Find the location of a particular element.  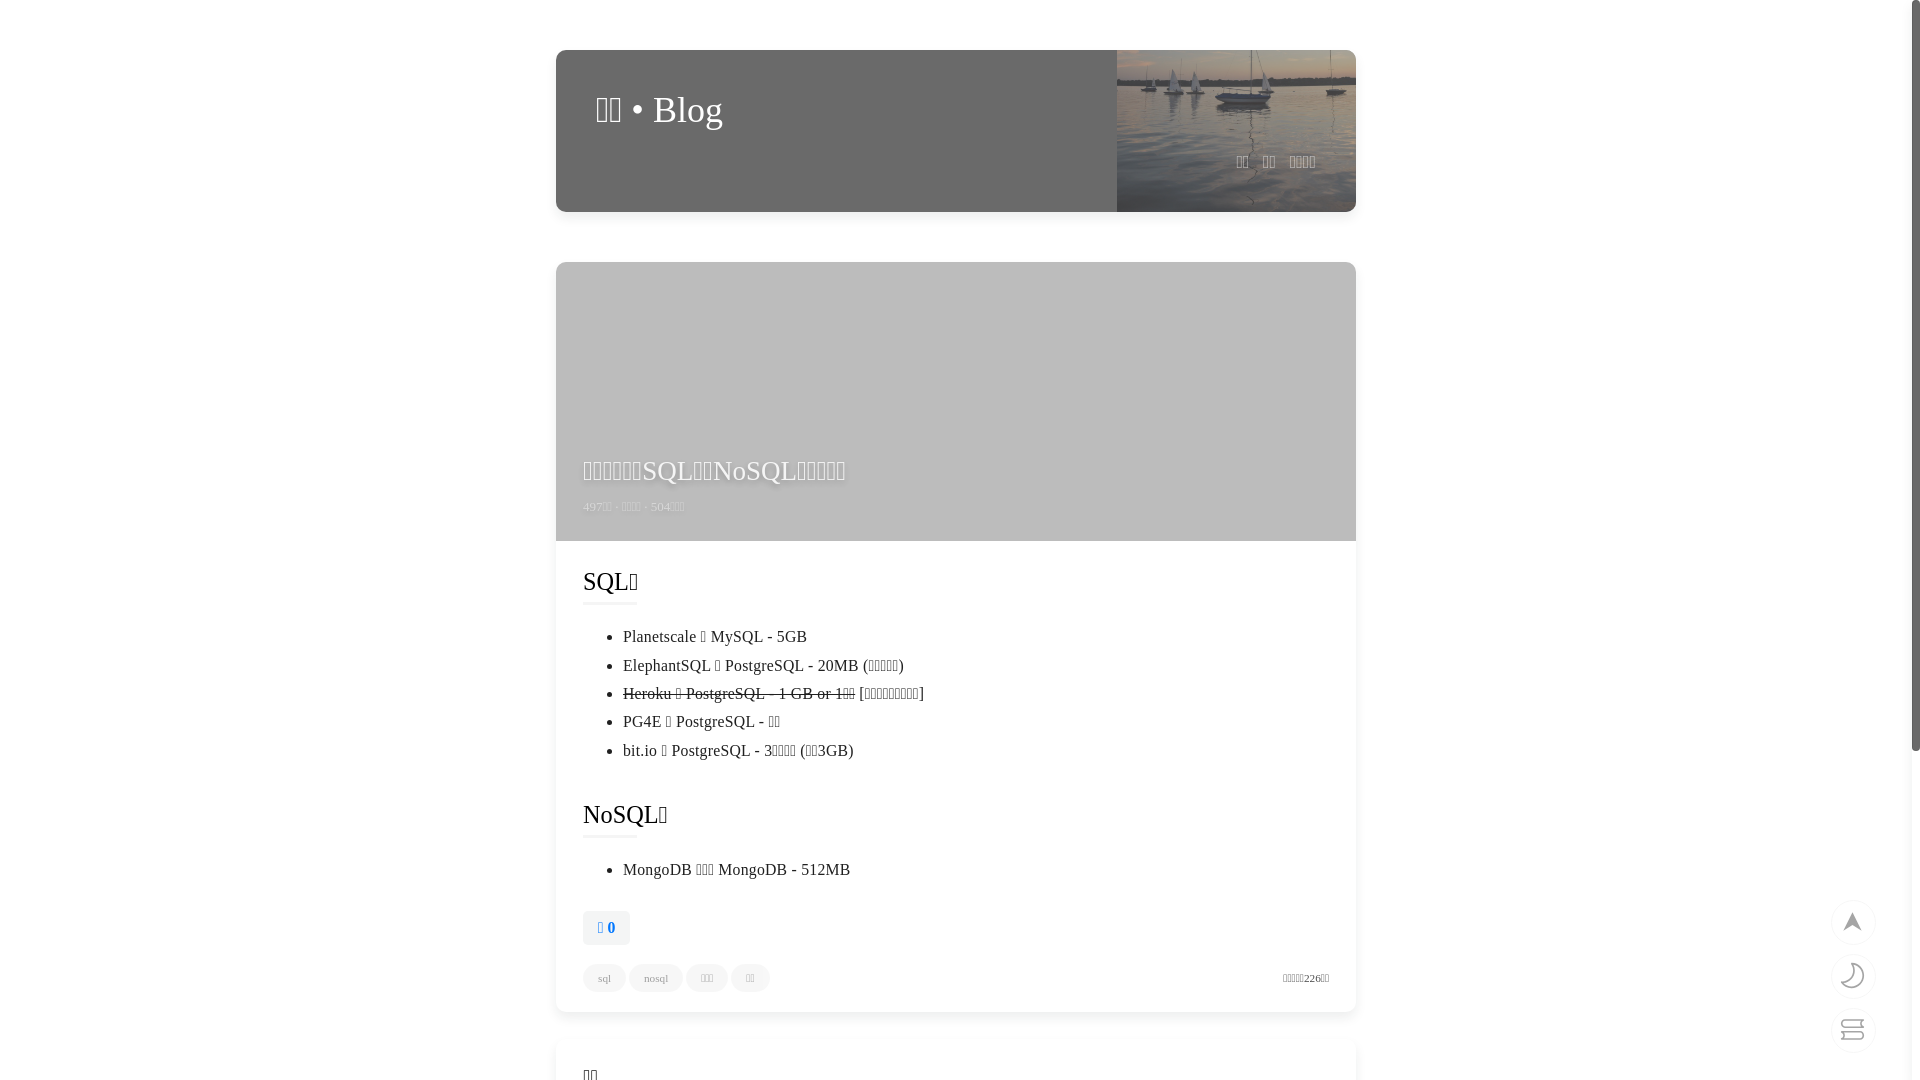

'nosql' is located at coordinates (627, 977).